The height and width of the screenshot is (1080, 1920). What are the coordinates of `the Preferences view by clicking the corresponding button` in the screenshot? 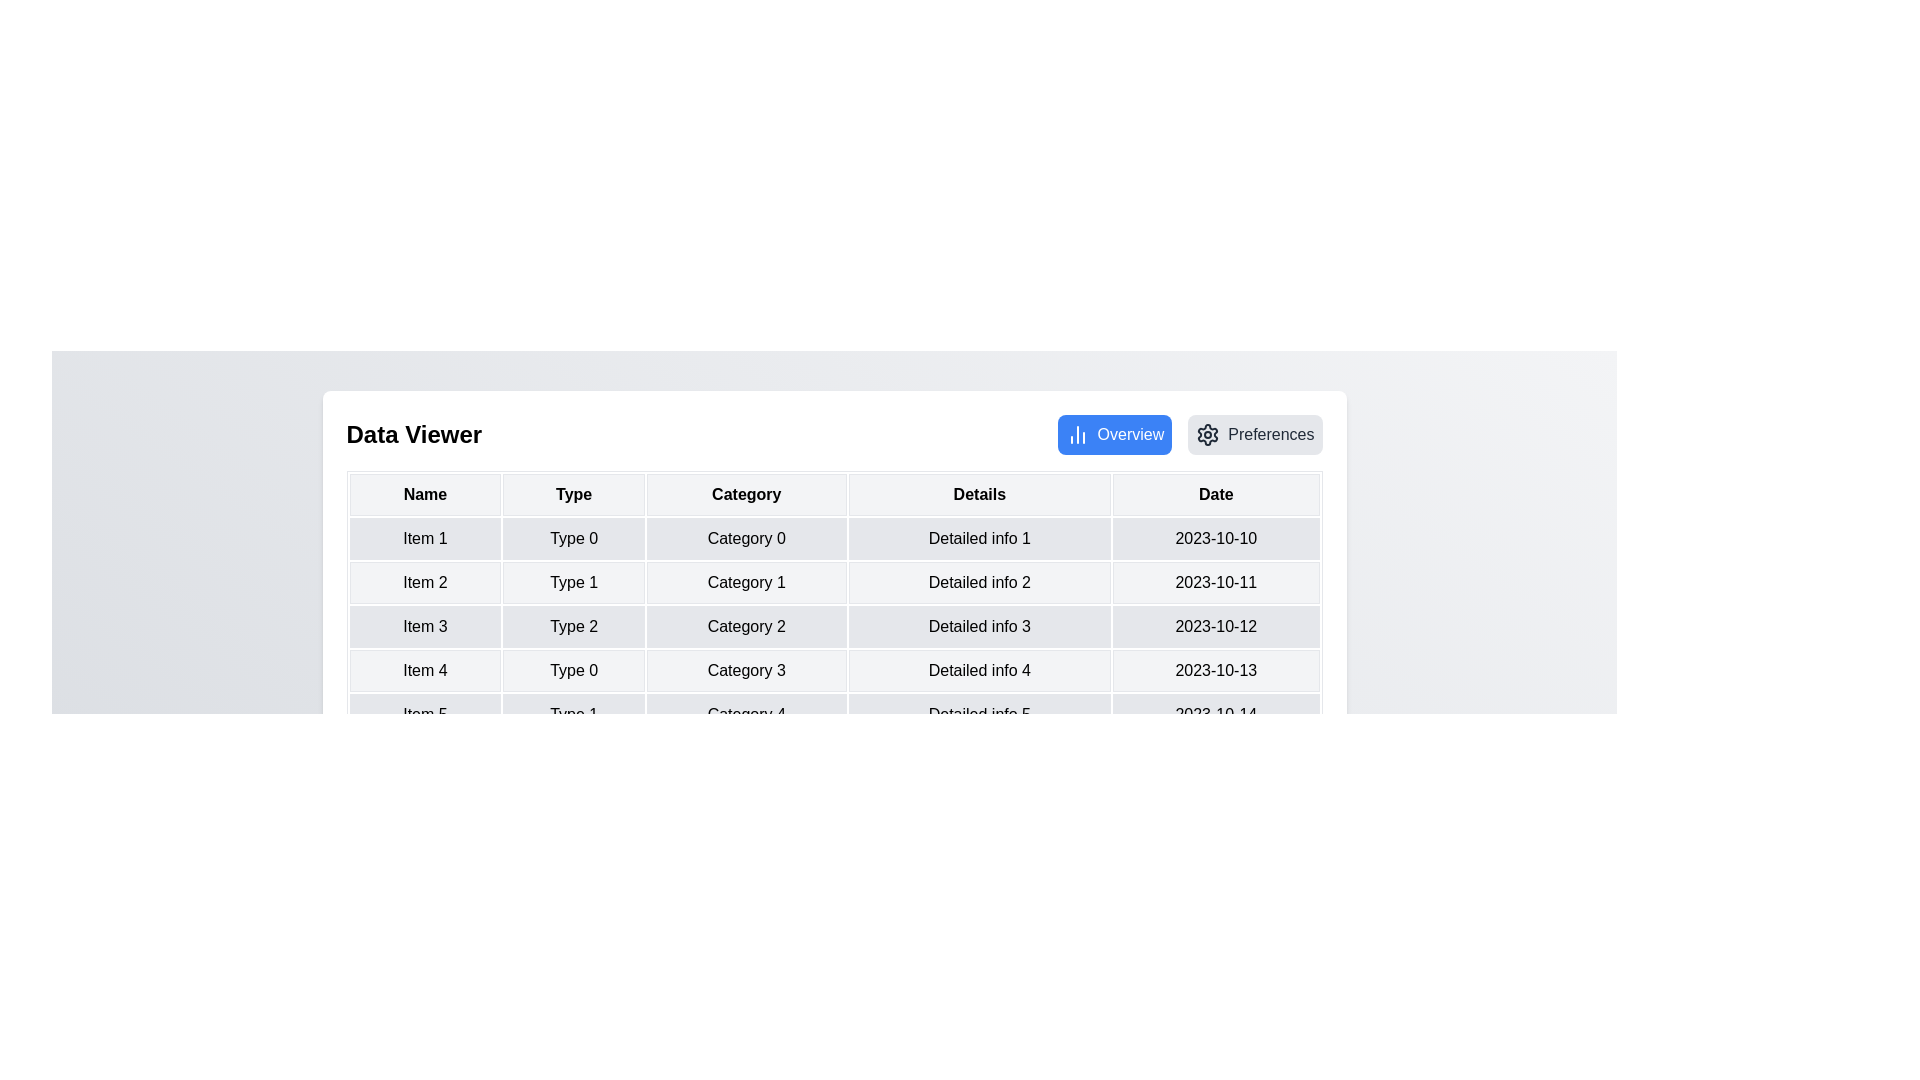 It's located at (1254, 434).